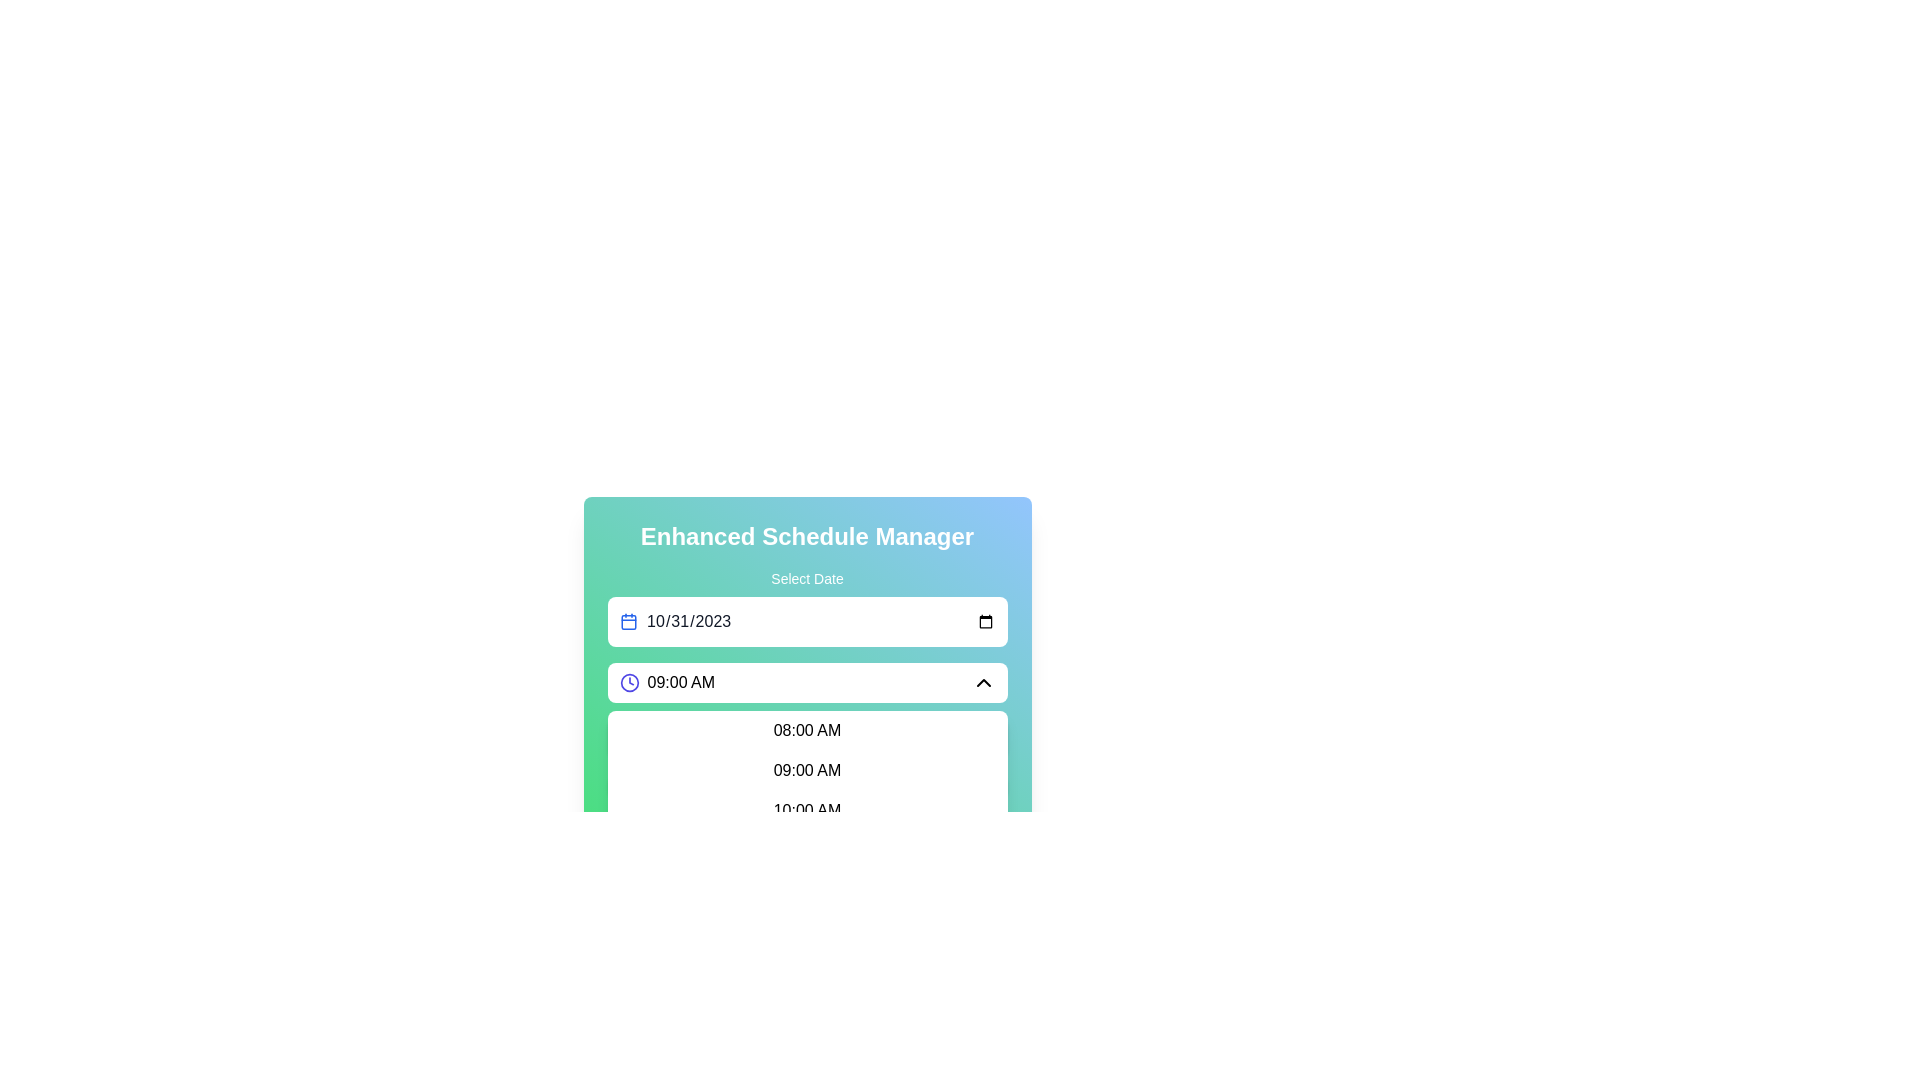  I want to click on the text label displaying 'Select Date', styled with small white font on a gradient background, located below the heading 'Enhanced Schedule Manager', so click(807, 578).